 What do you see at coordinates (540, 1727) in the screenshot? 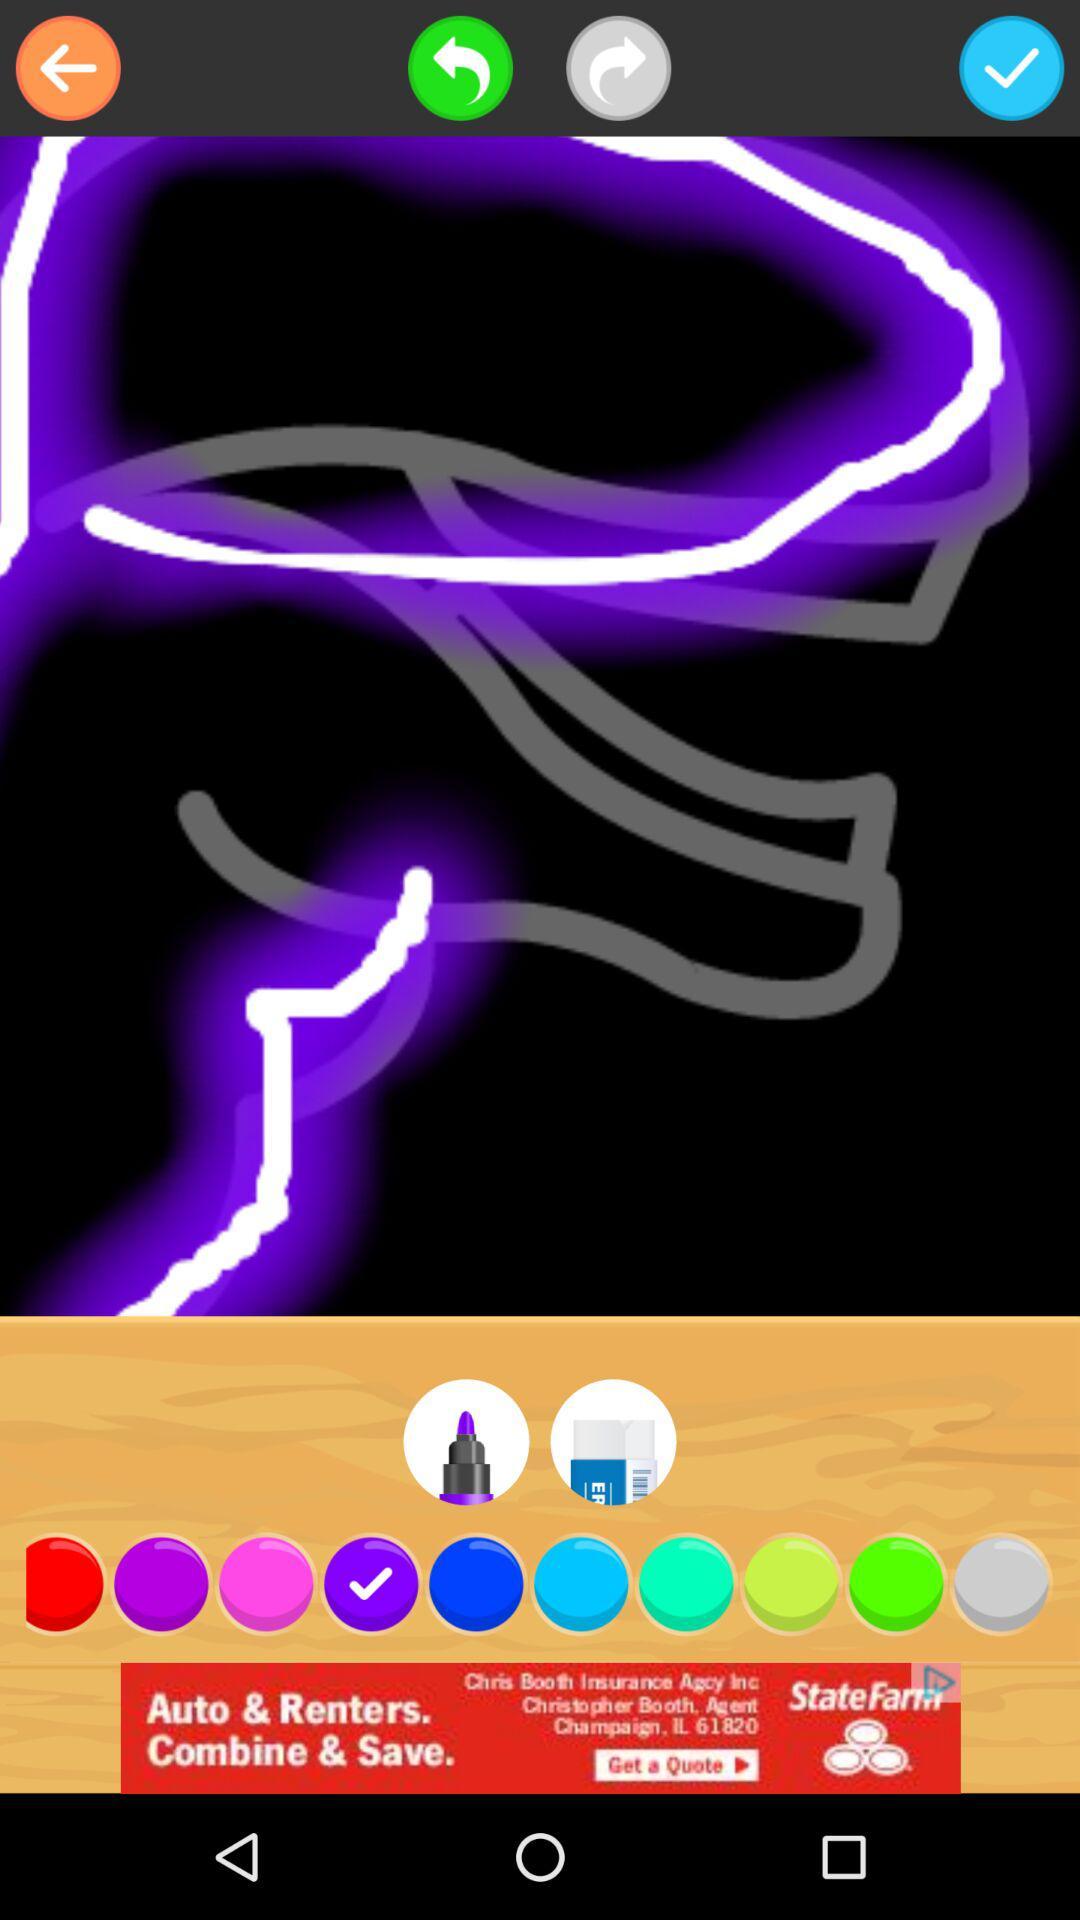
I see `view add` at bounding box center [540, 1727].